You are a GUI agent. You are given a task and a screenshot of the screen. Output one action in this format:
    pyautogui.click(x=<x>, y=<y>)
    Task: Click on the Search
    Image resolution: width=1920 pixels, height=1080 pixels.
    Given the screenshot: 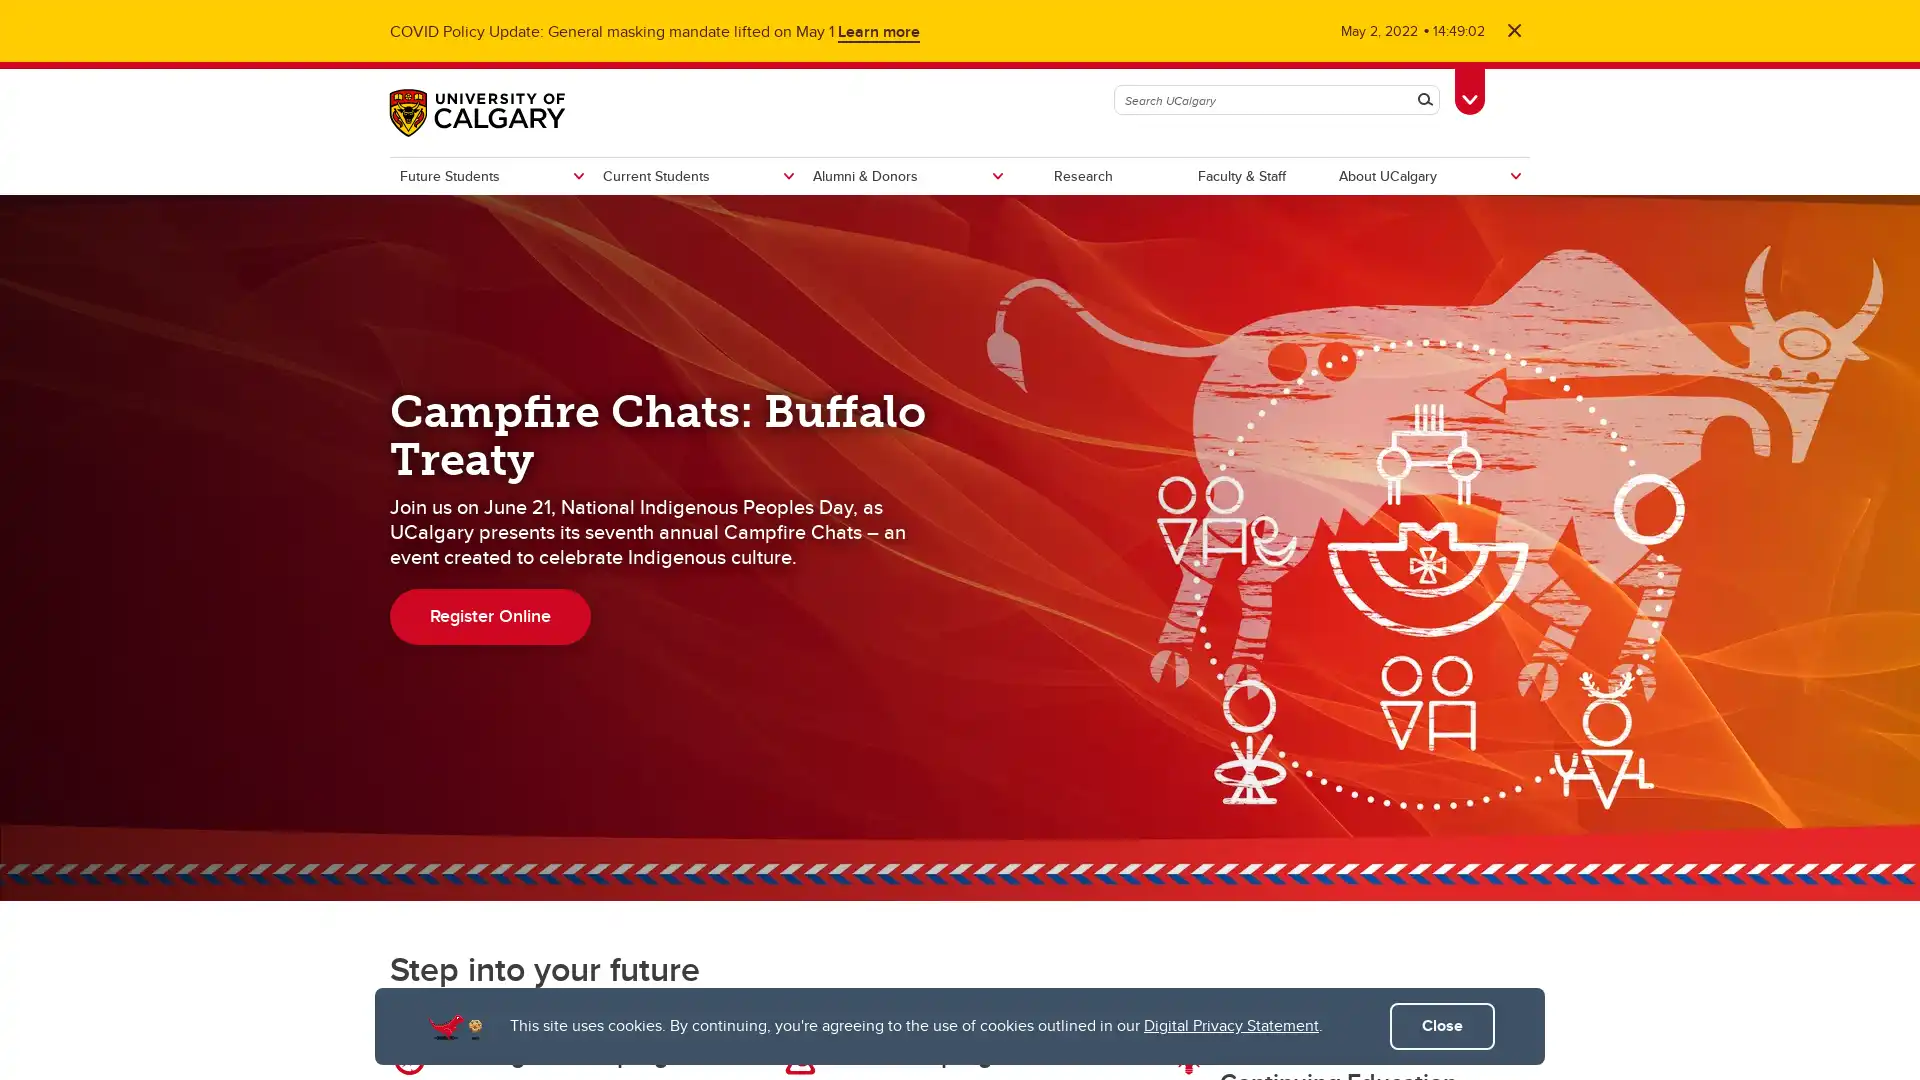 What is the action you would take?
    pyautogui.click(x=1424, y=100)
    